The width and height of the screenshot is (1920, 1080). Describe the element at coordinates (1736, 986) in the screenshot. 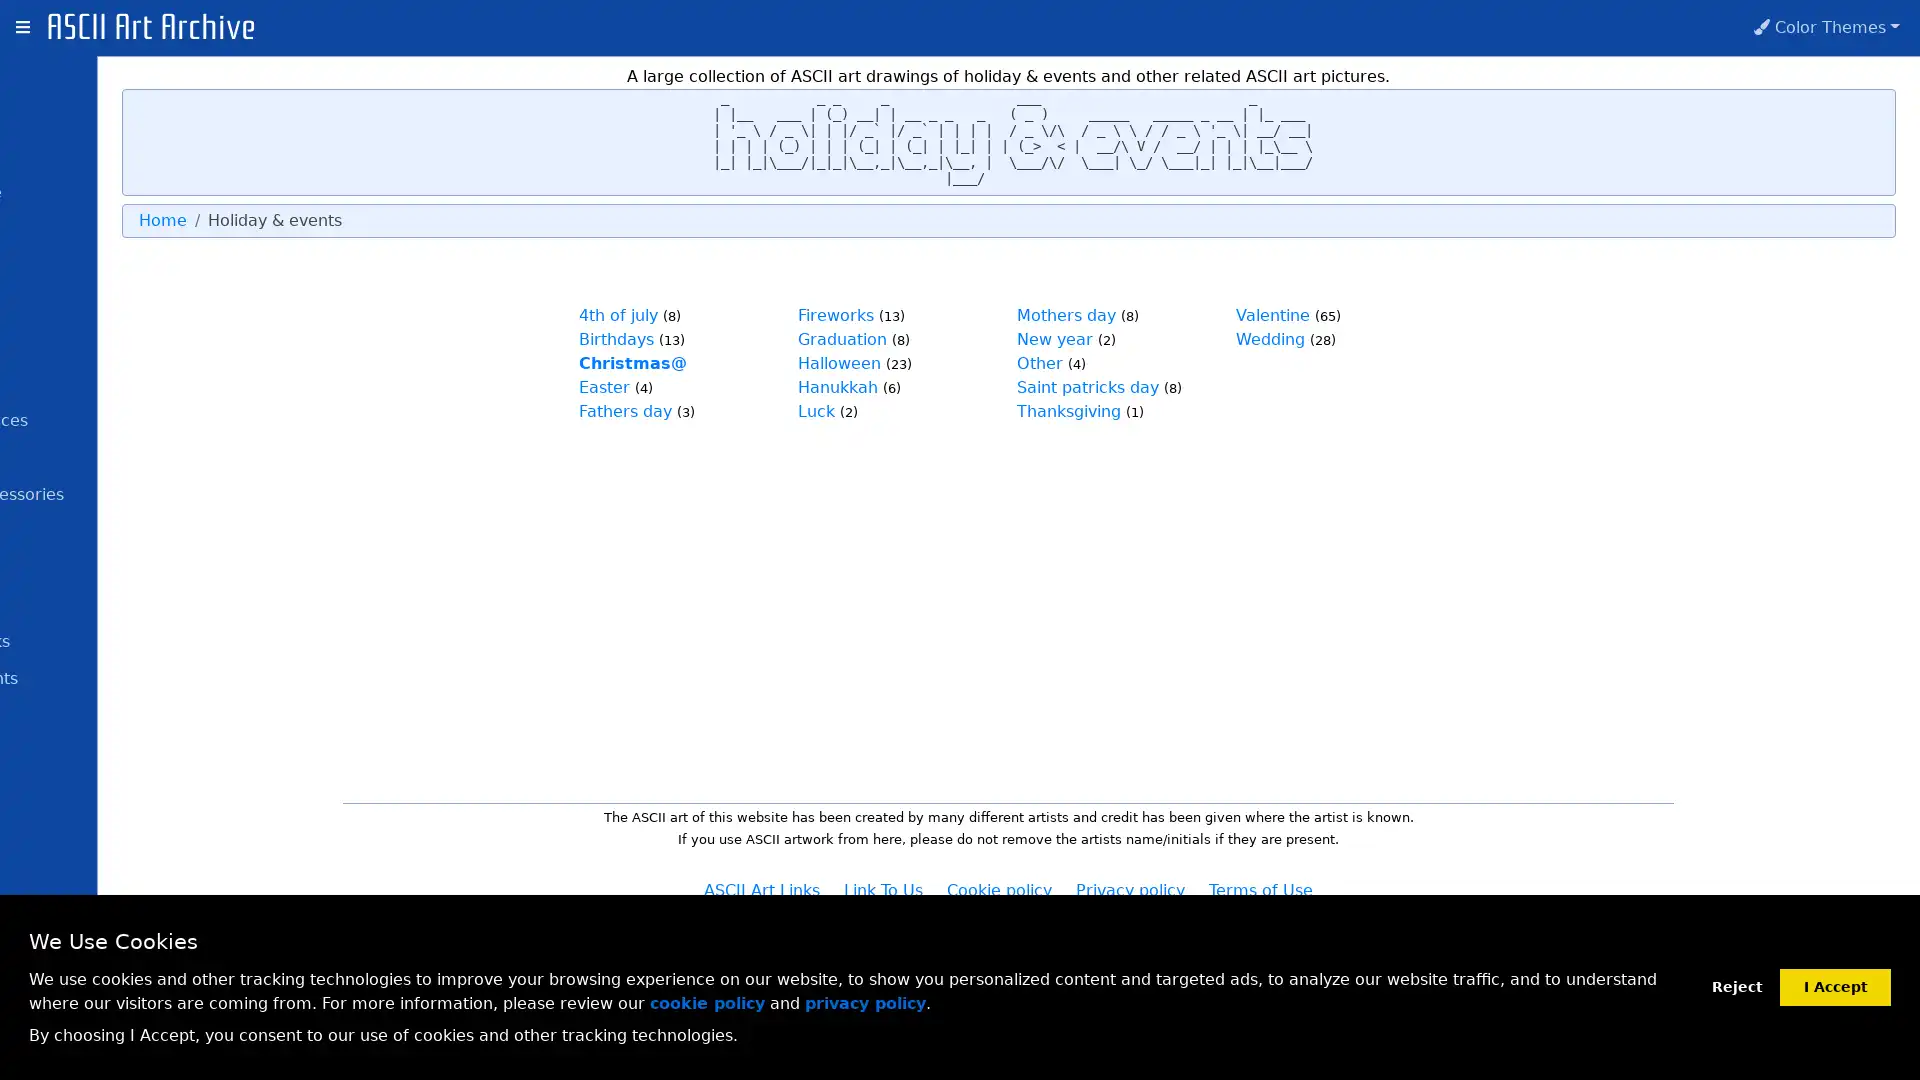

I see `Reject` at that location.